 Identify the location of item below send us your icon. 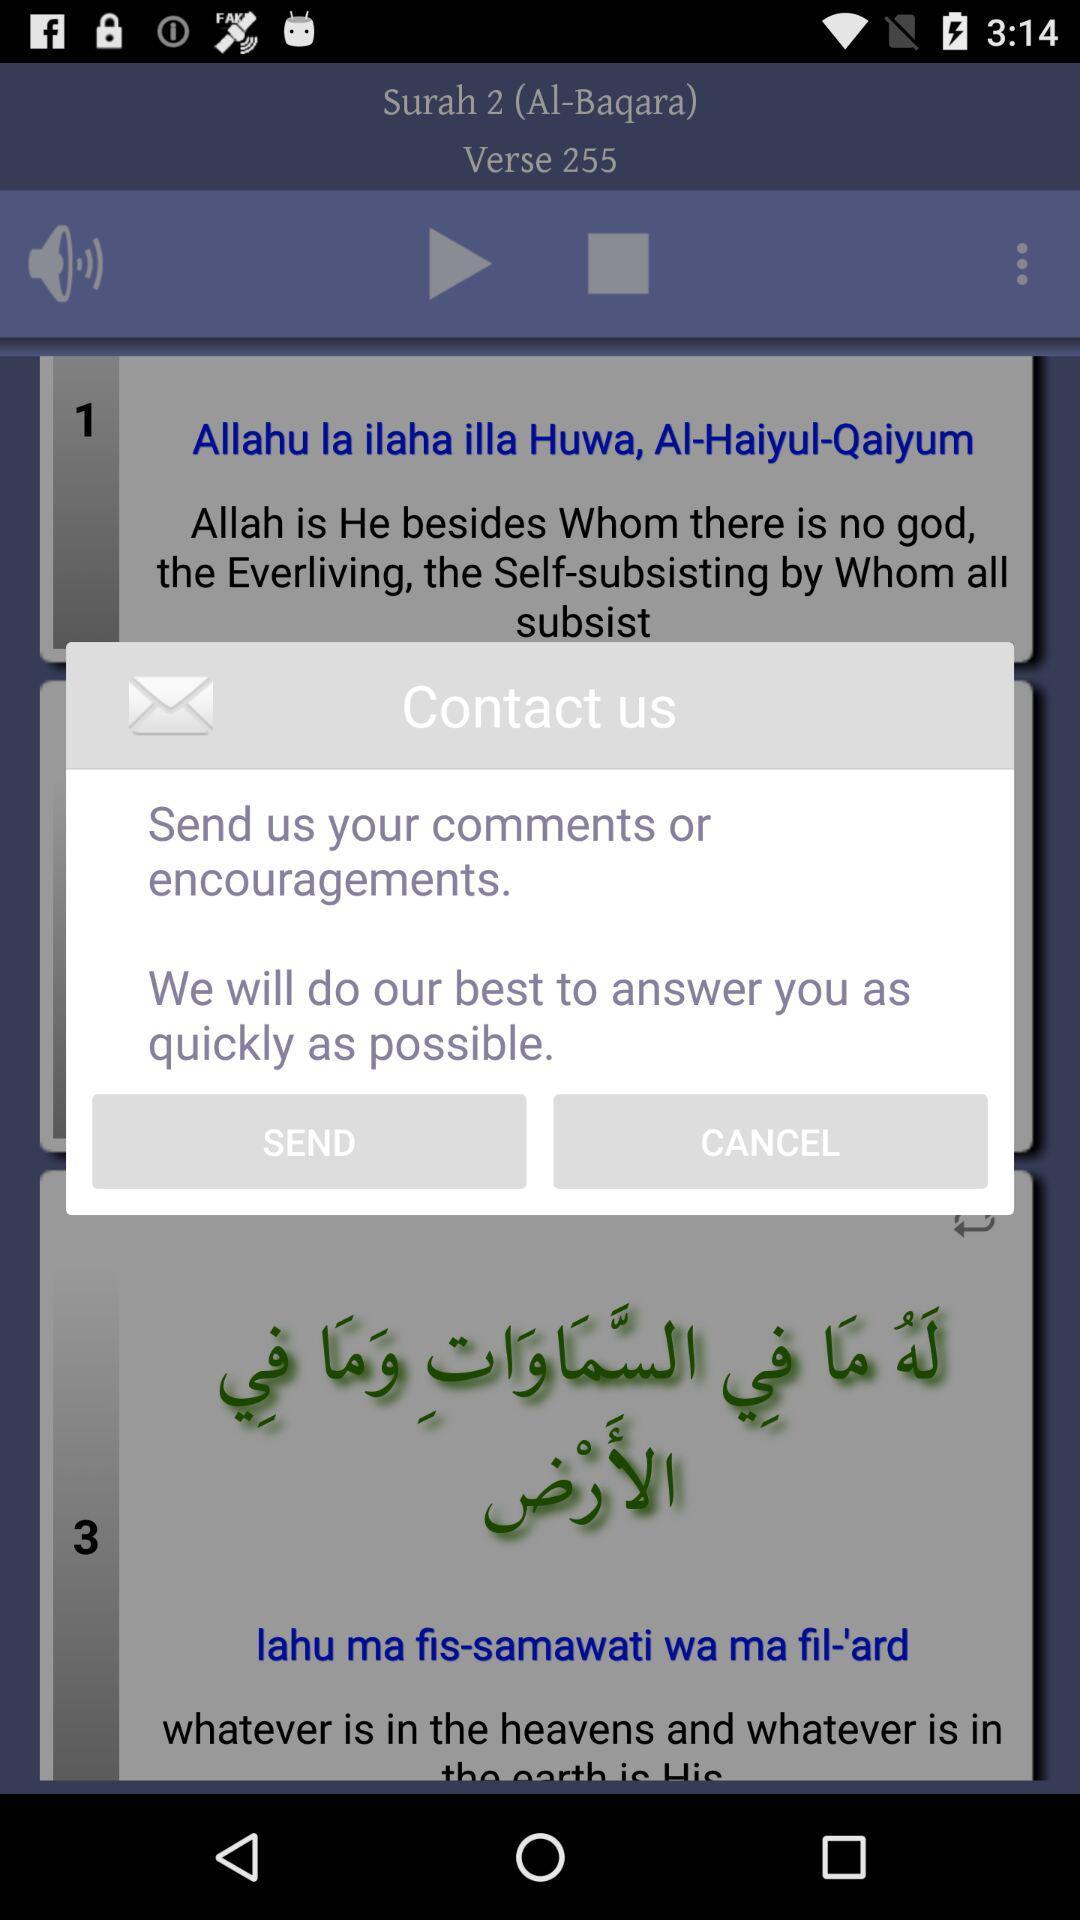
(769, 1141).